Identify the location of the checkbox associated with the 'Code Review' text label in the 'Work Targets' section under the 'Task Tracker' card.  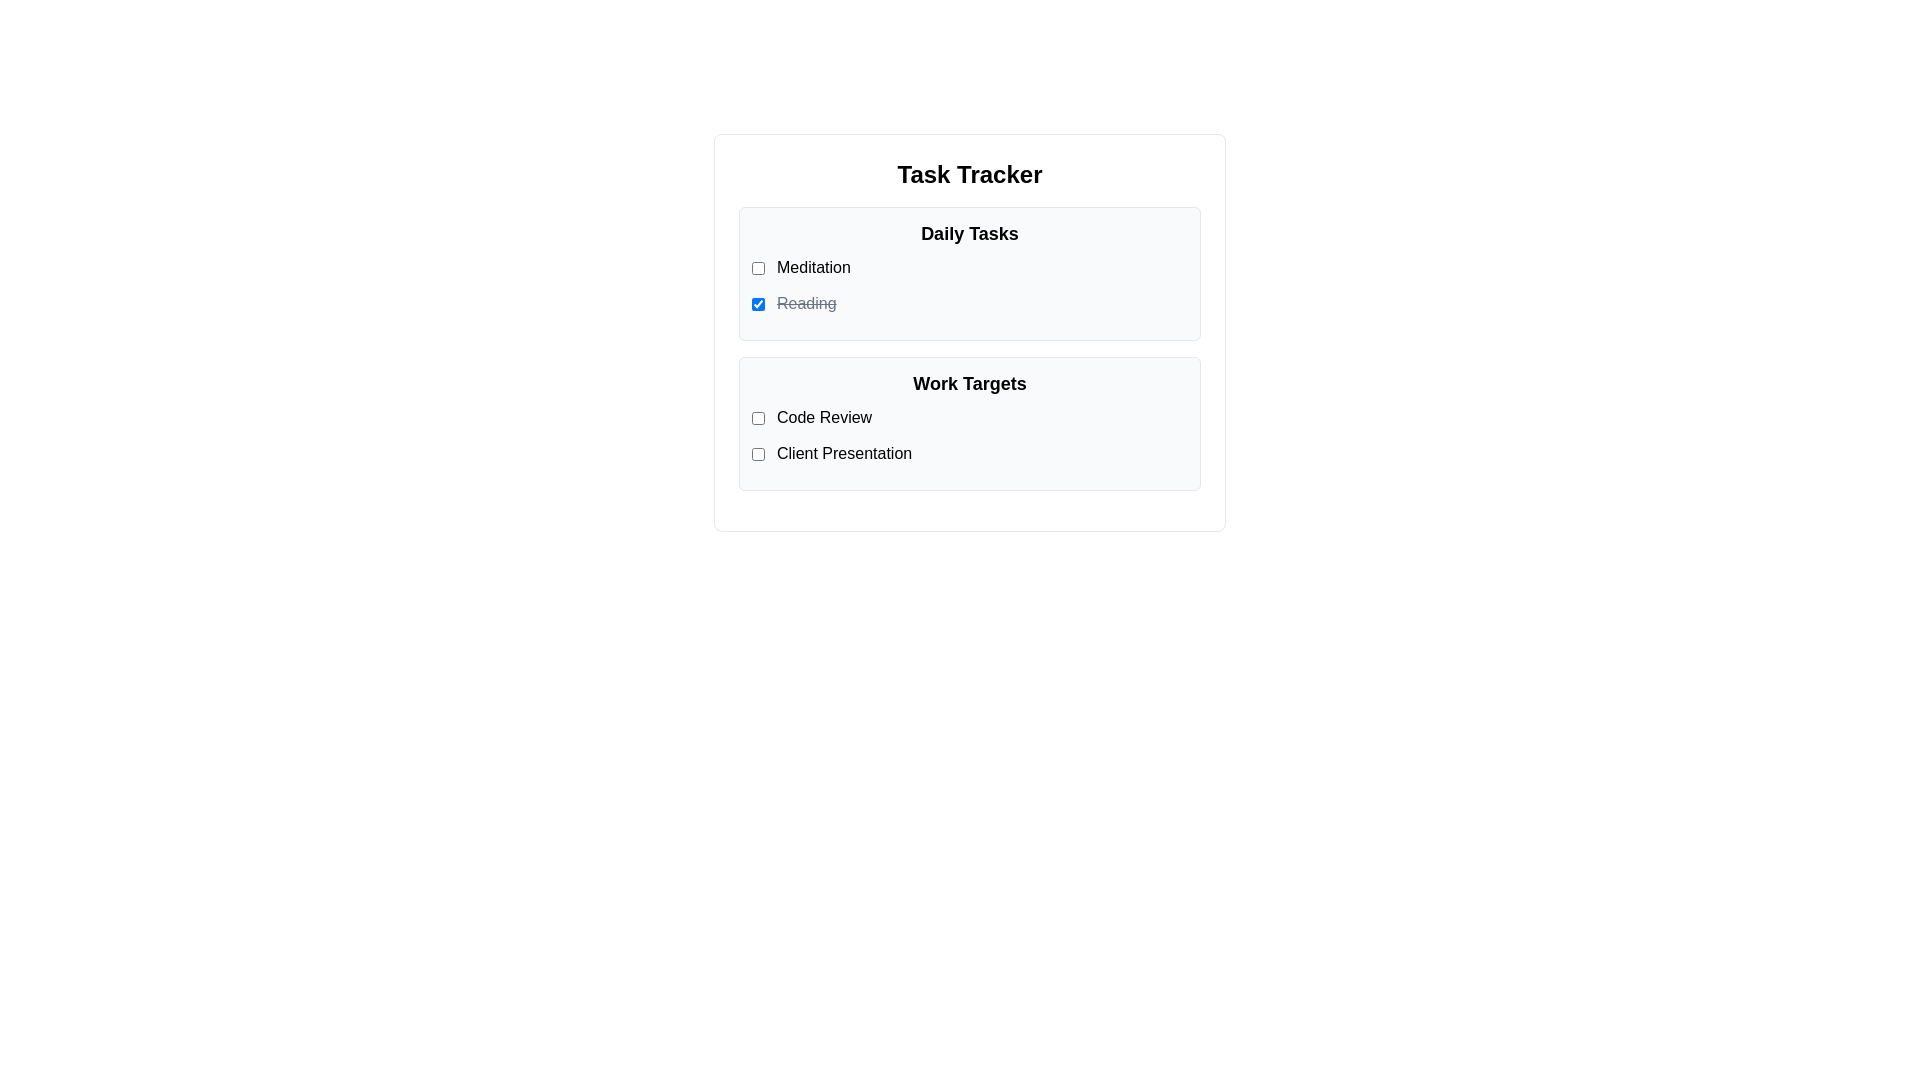
(969, 416).